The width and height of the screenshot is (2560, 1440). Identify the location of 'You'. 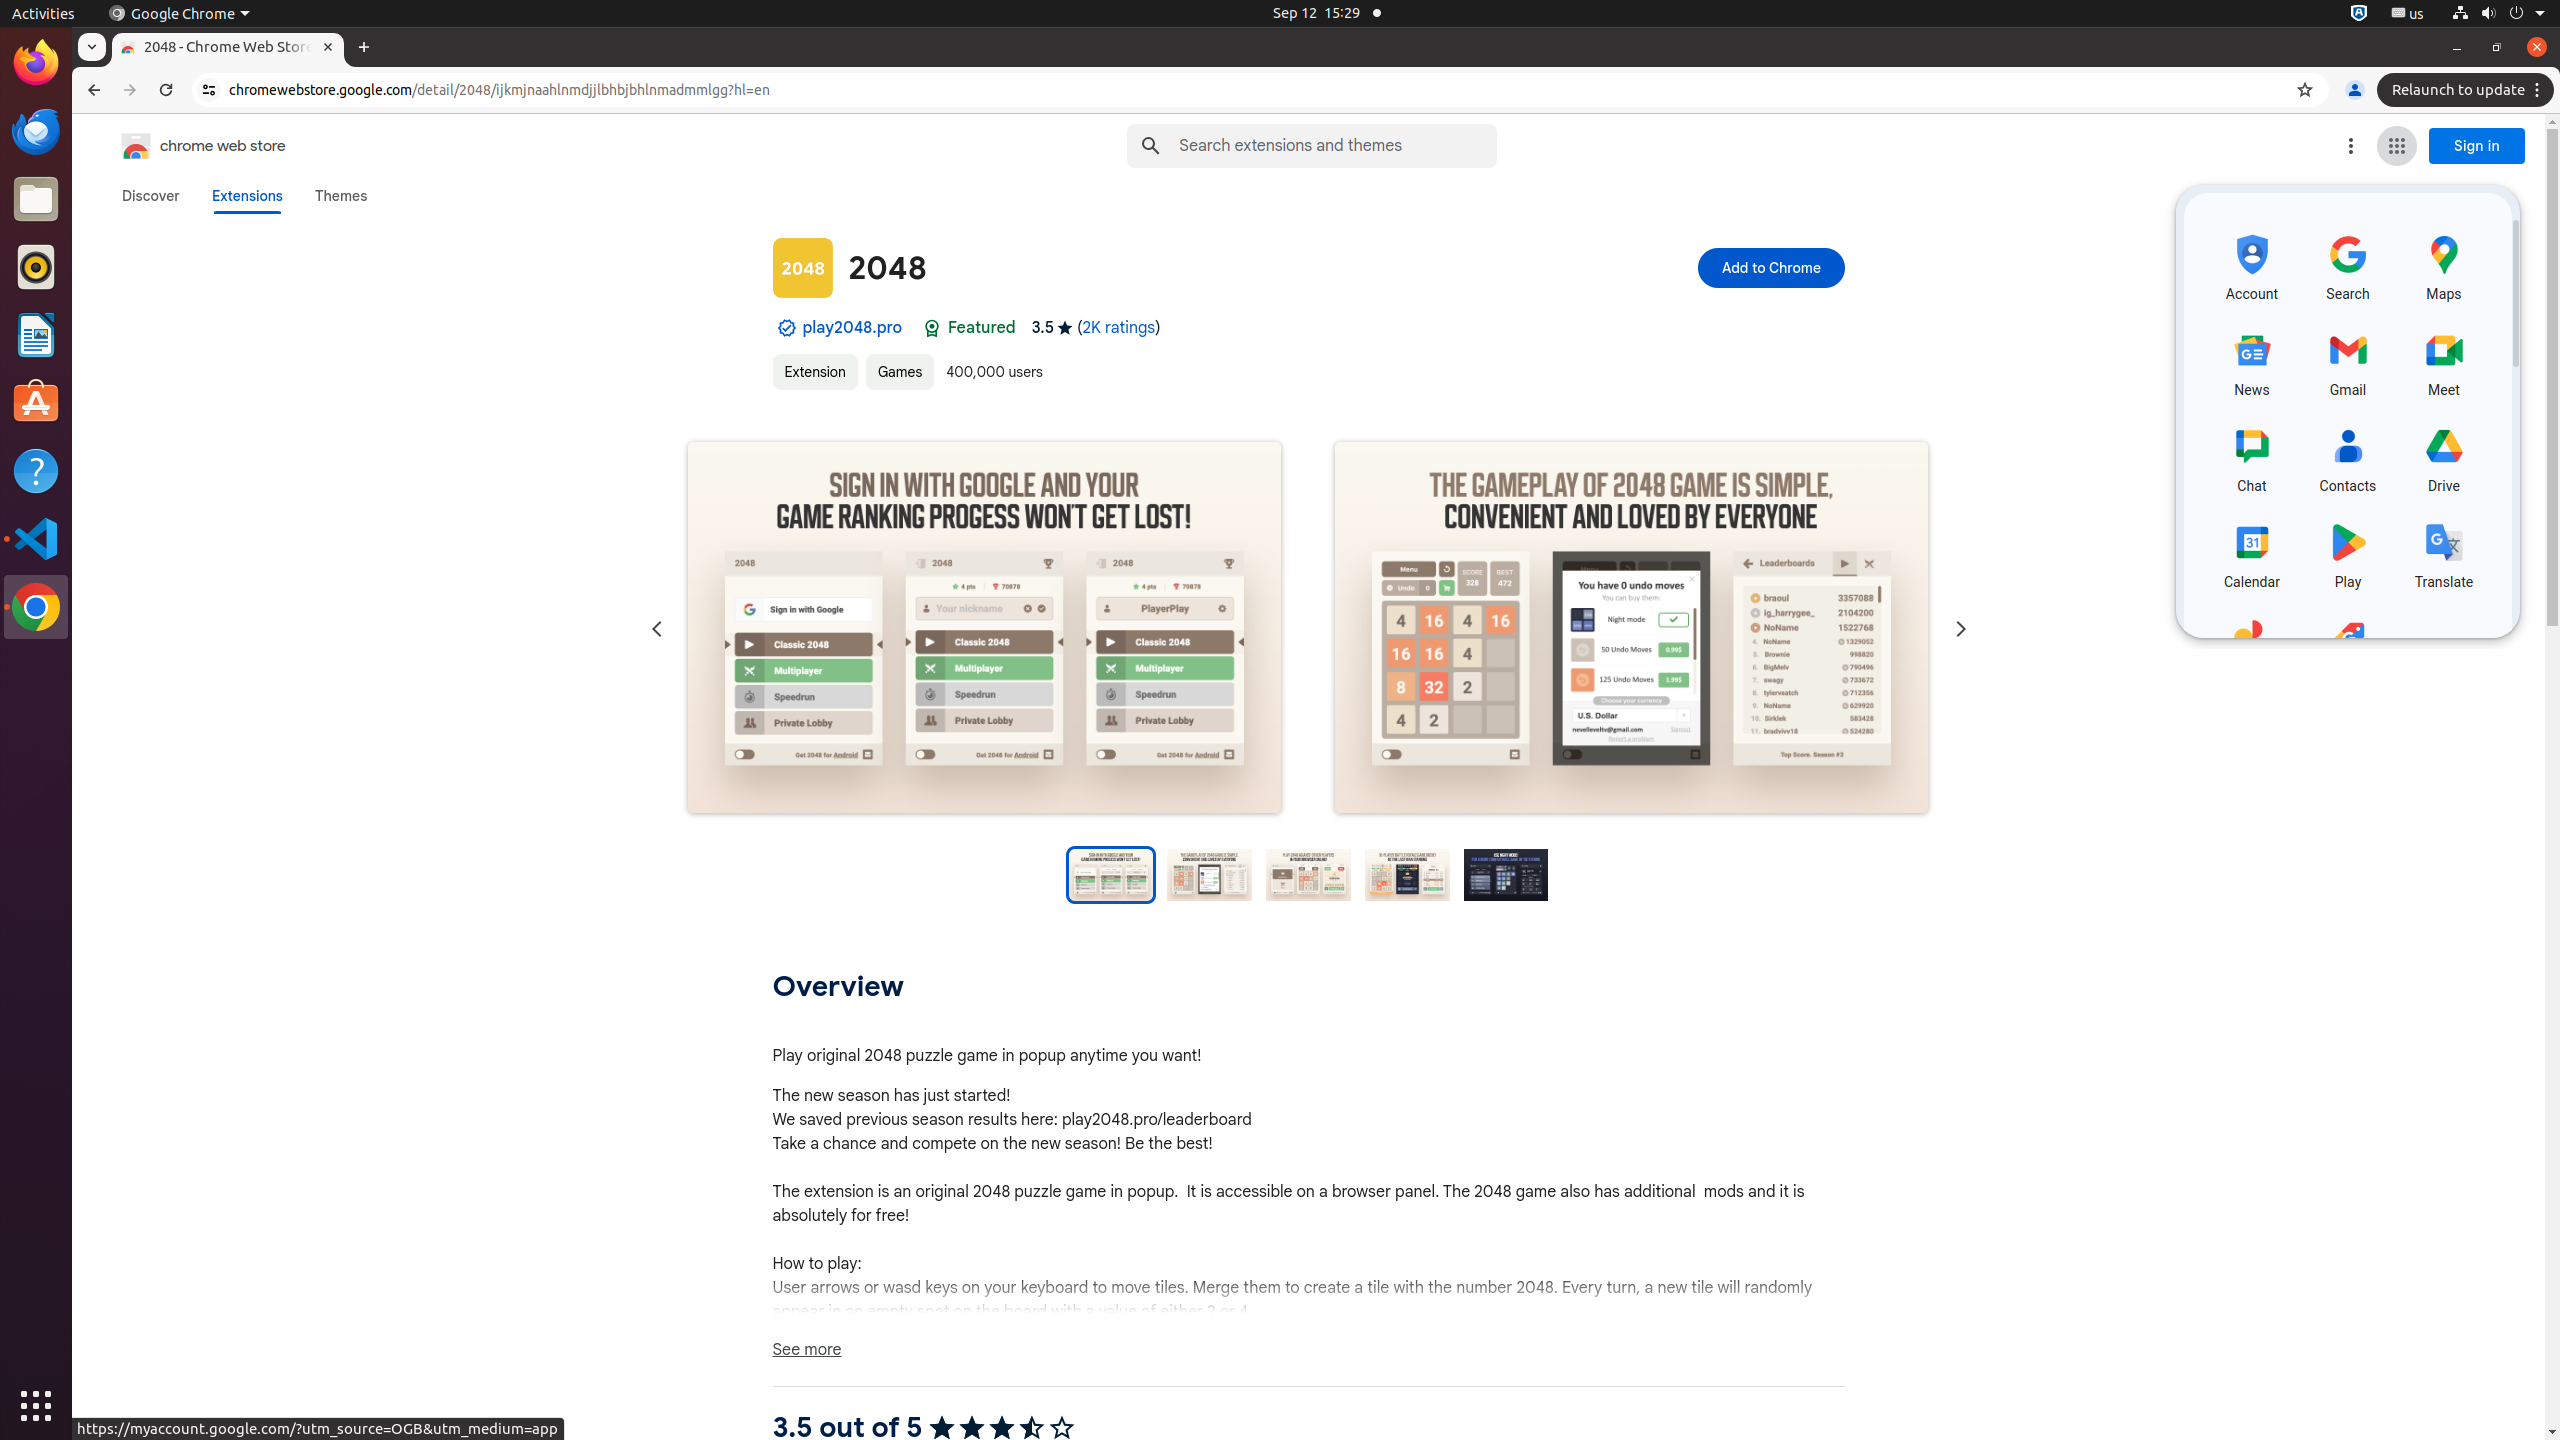
(2353, 89).